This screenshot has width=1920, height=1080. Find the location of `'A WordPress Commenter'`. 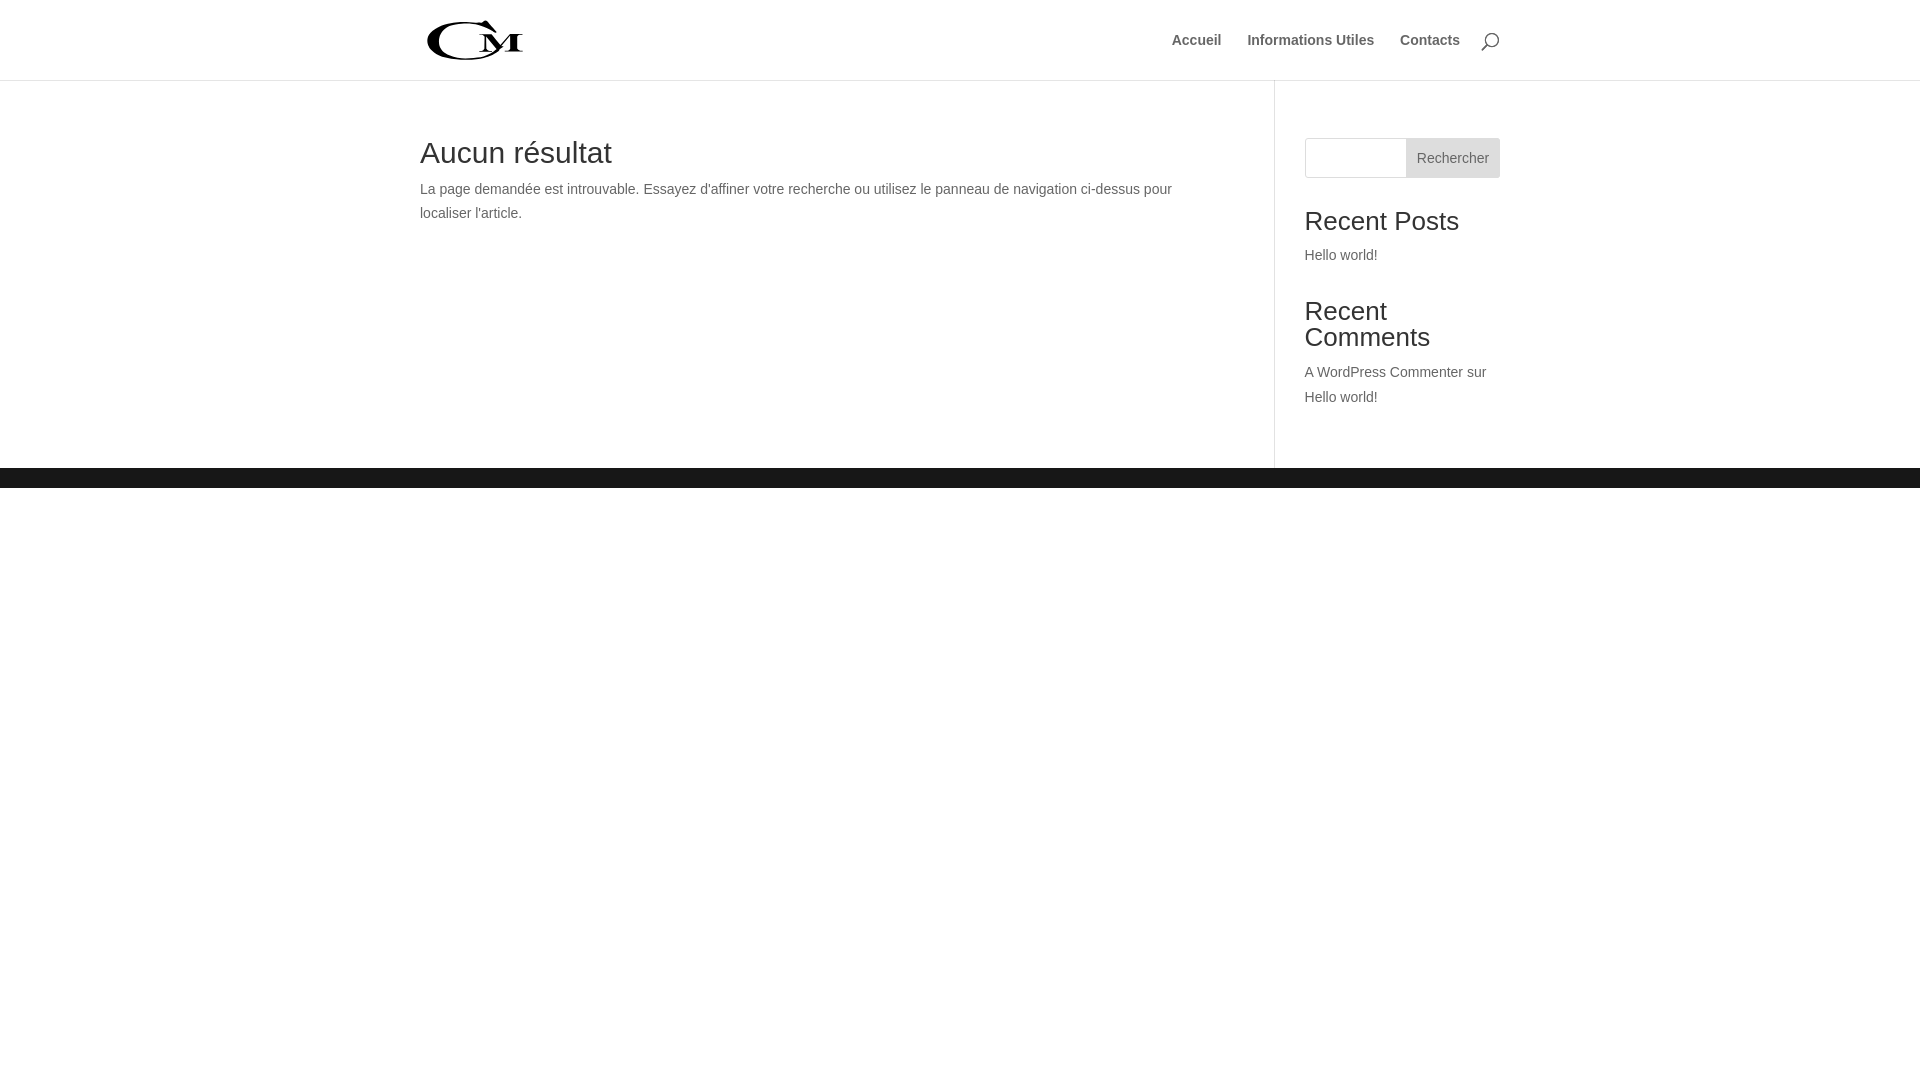

'A WordPress Commenter' is located at coordinates (1382, 371).